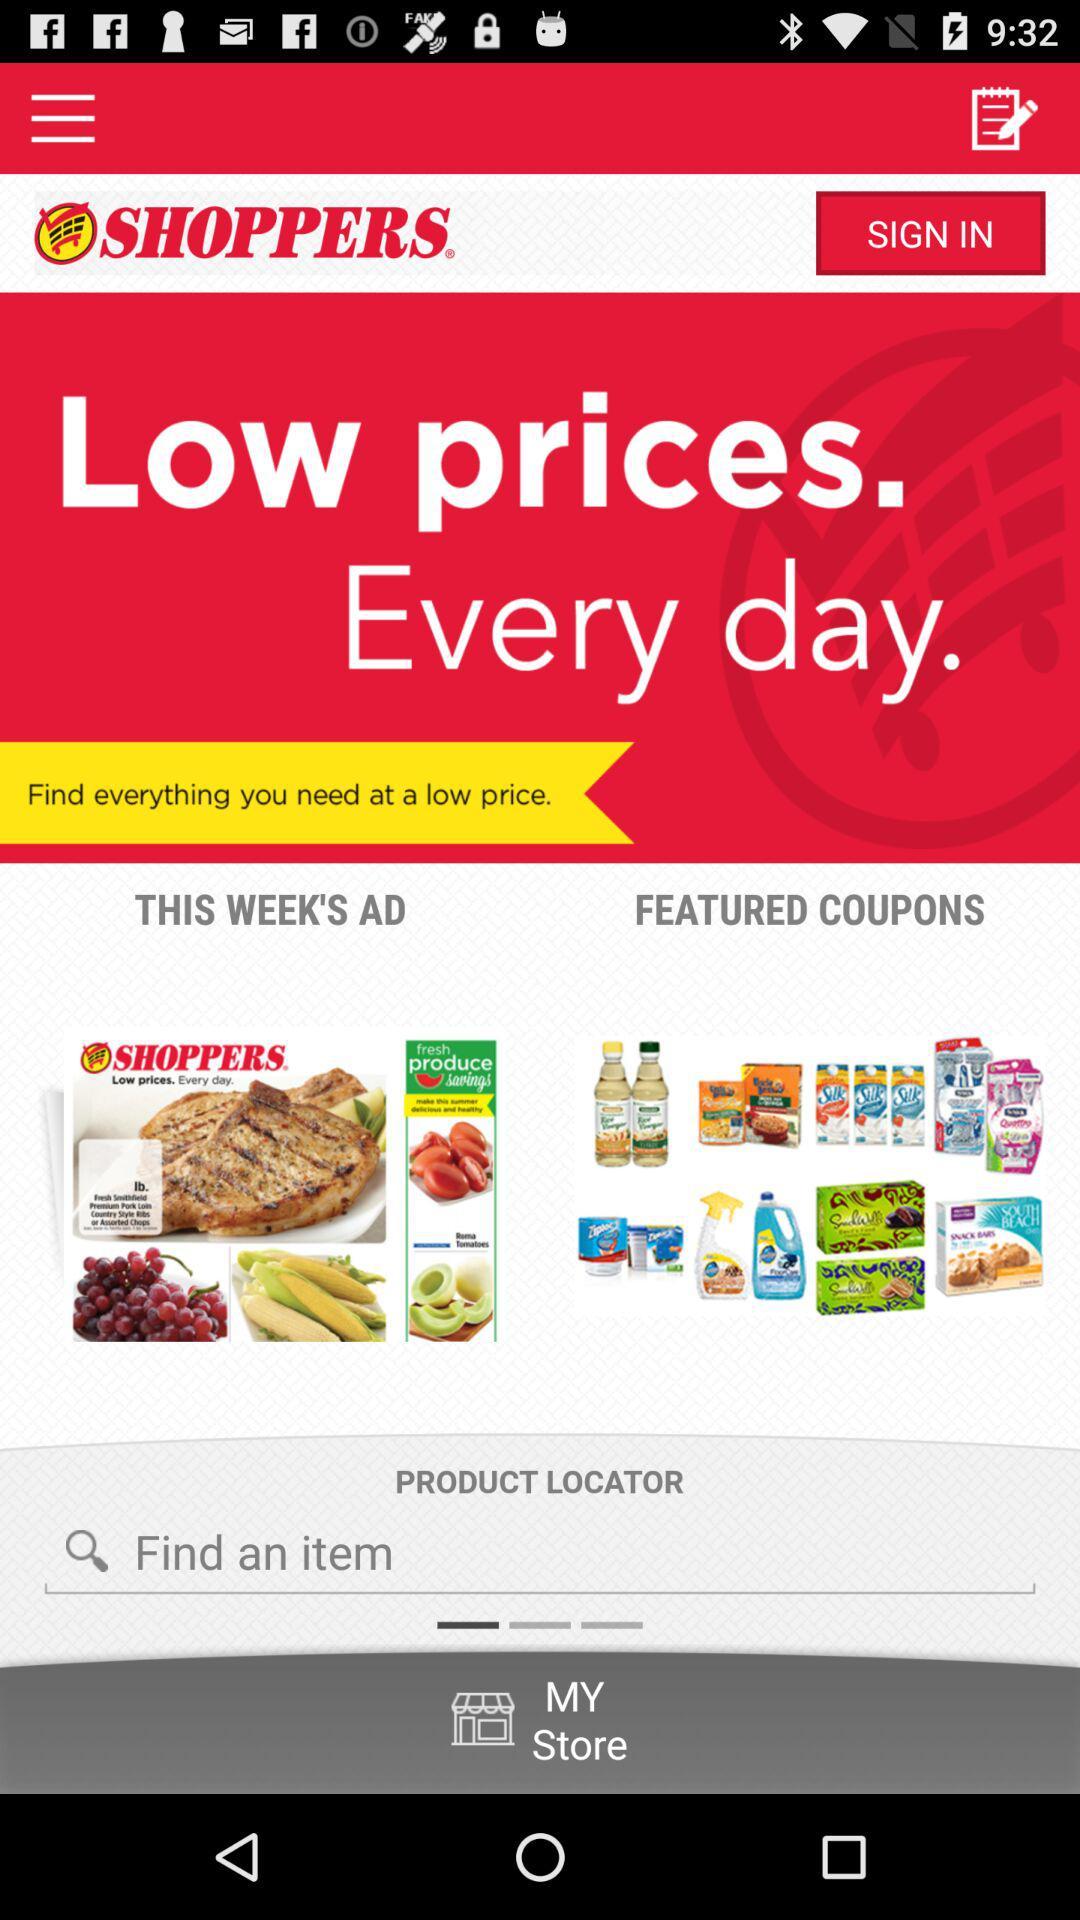  What do you see at coordinates (284, 1184) in the screenshot?
I see `the item below this week s` at bounding box center [284, 1184].